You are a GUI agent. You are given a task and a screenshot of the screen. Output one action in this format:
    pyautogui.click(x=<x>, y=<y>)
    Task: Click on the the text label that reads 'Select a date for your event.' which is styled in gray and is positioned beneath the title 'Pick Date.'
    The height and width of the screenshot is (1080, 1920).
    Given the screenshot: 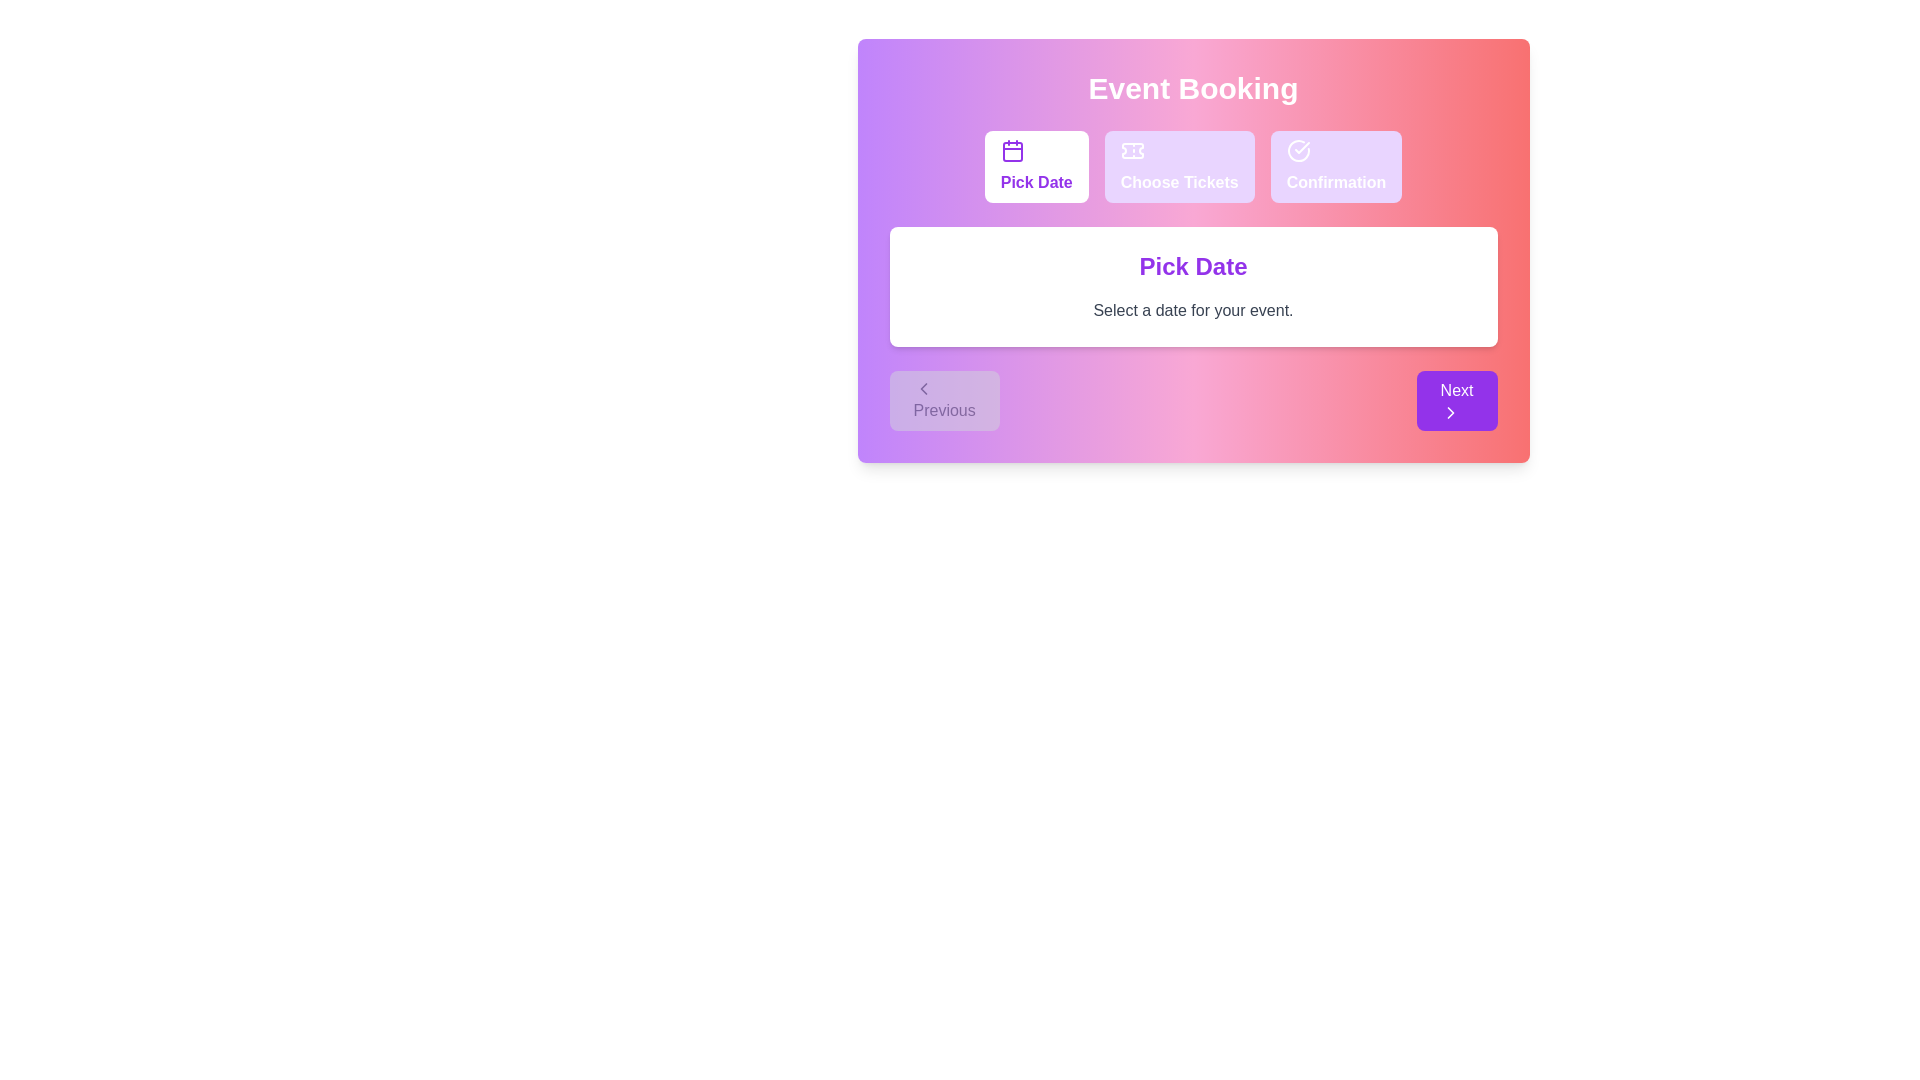 What is the action you would take?
    pyautogui.click(x=1193, y=311)
    